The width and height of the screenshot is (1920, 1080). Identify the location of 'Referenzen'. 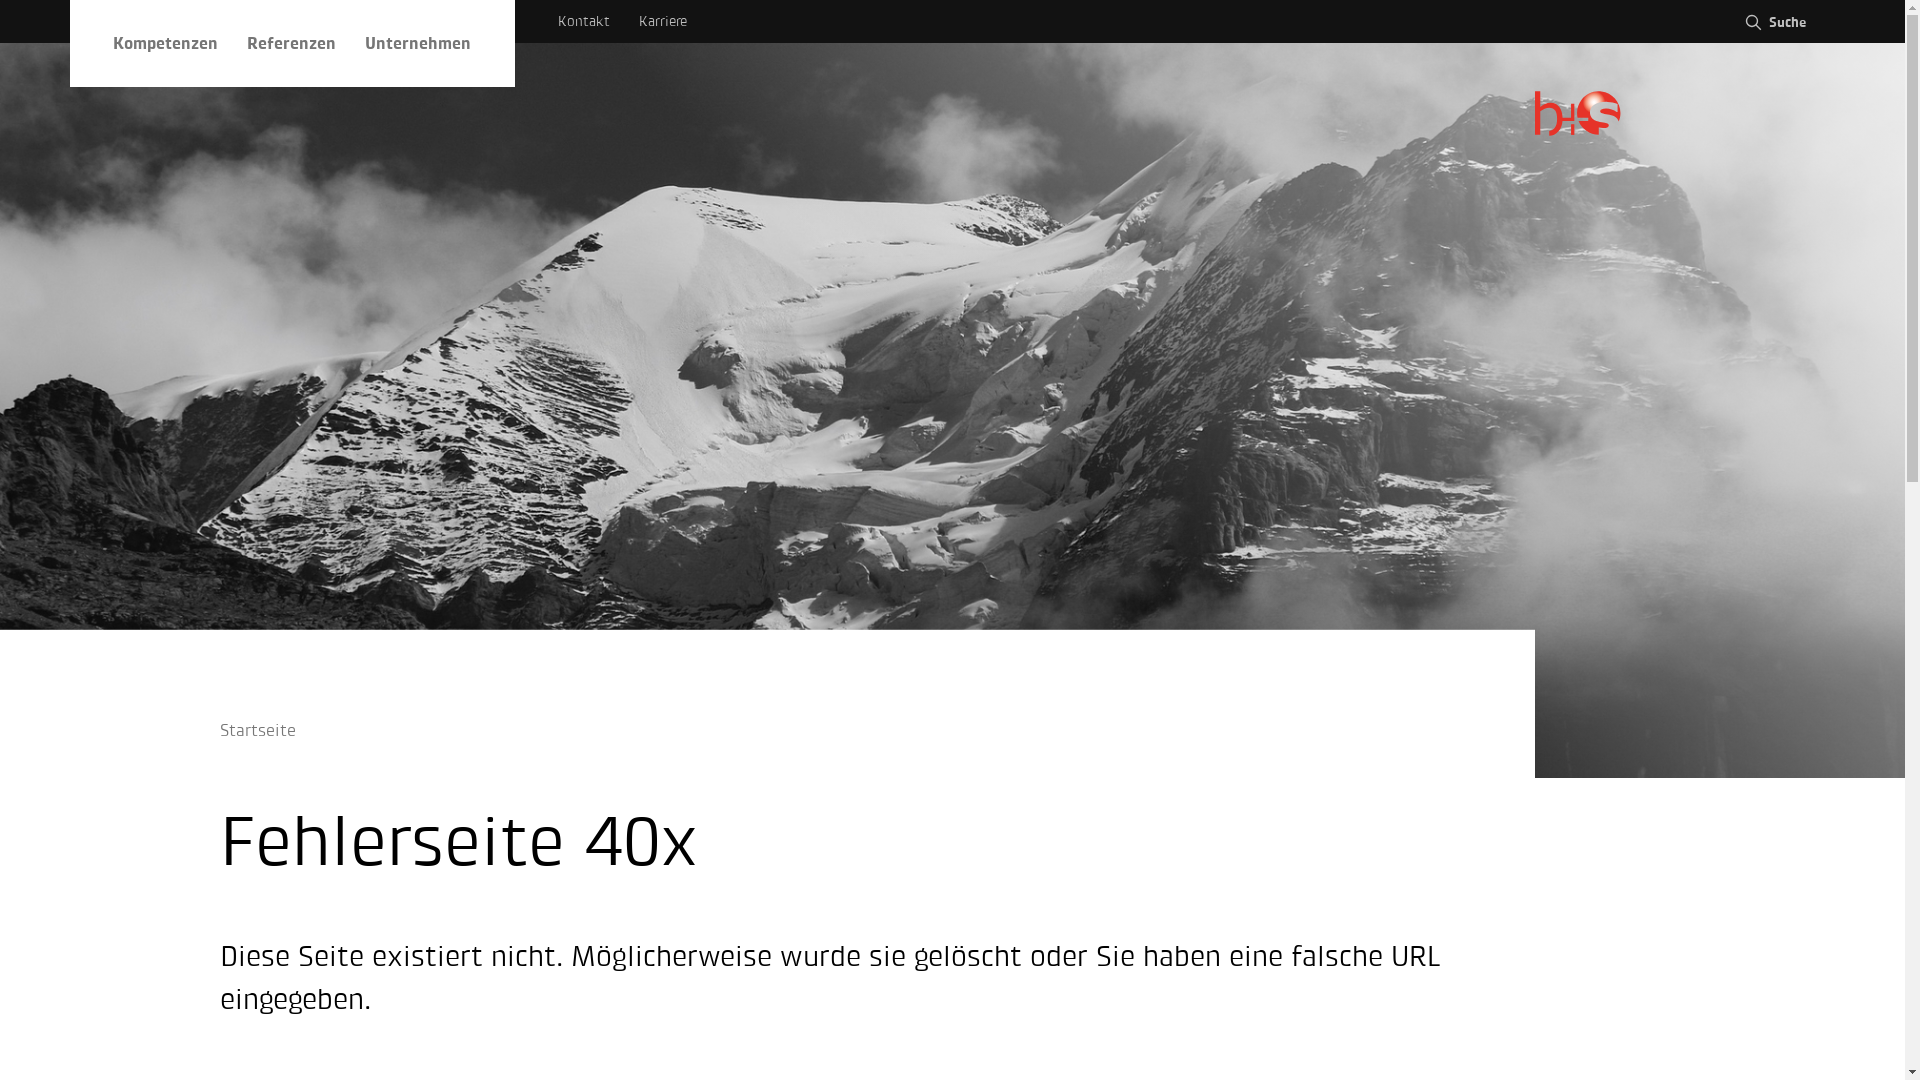
(290, 43).